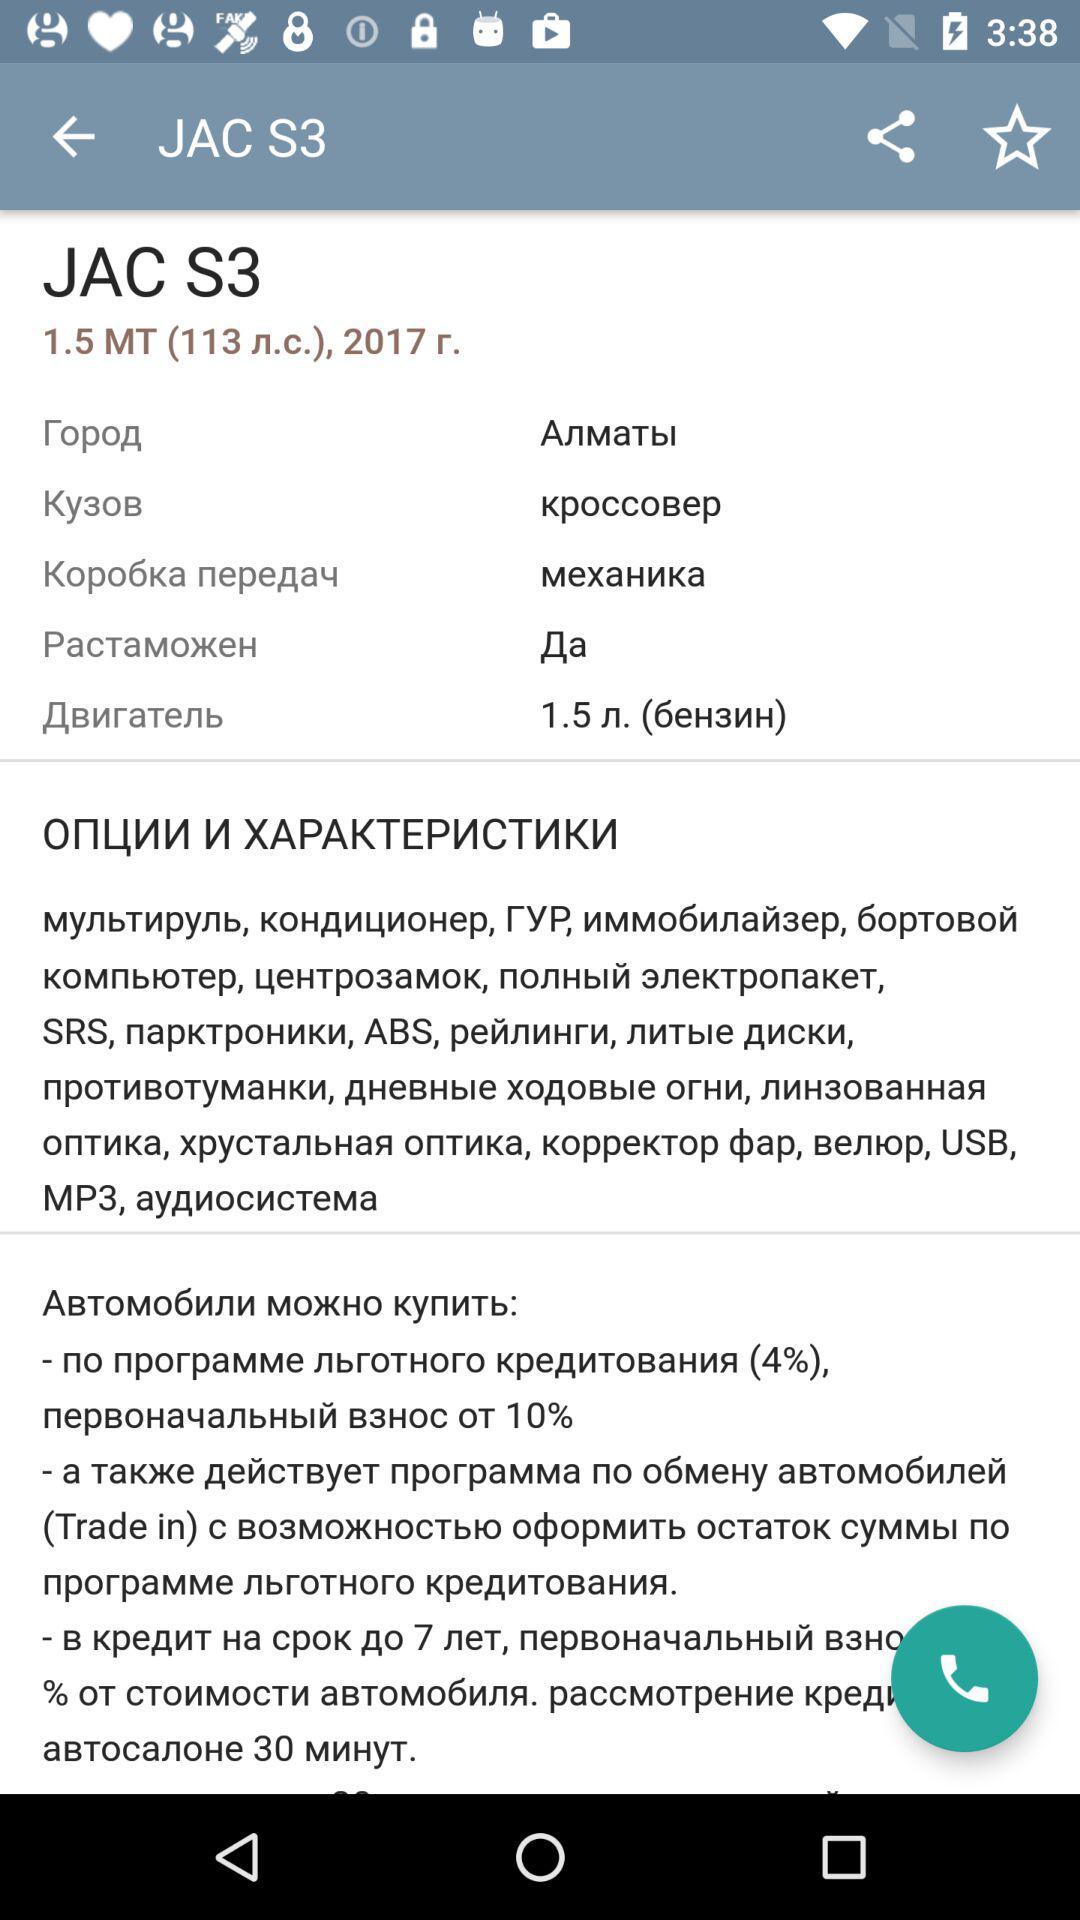 The image size is (1080, 1920). Describe the element at coordinates (890, 135) in the screenshot. I see `the app next to the jac s3 app` at that location.